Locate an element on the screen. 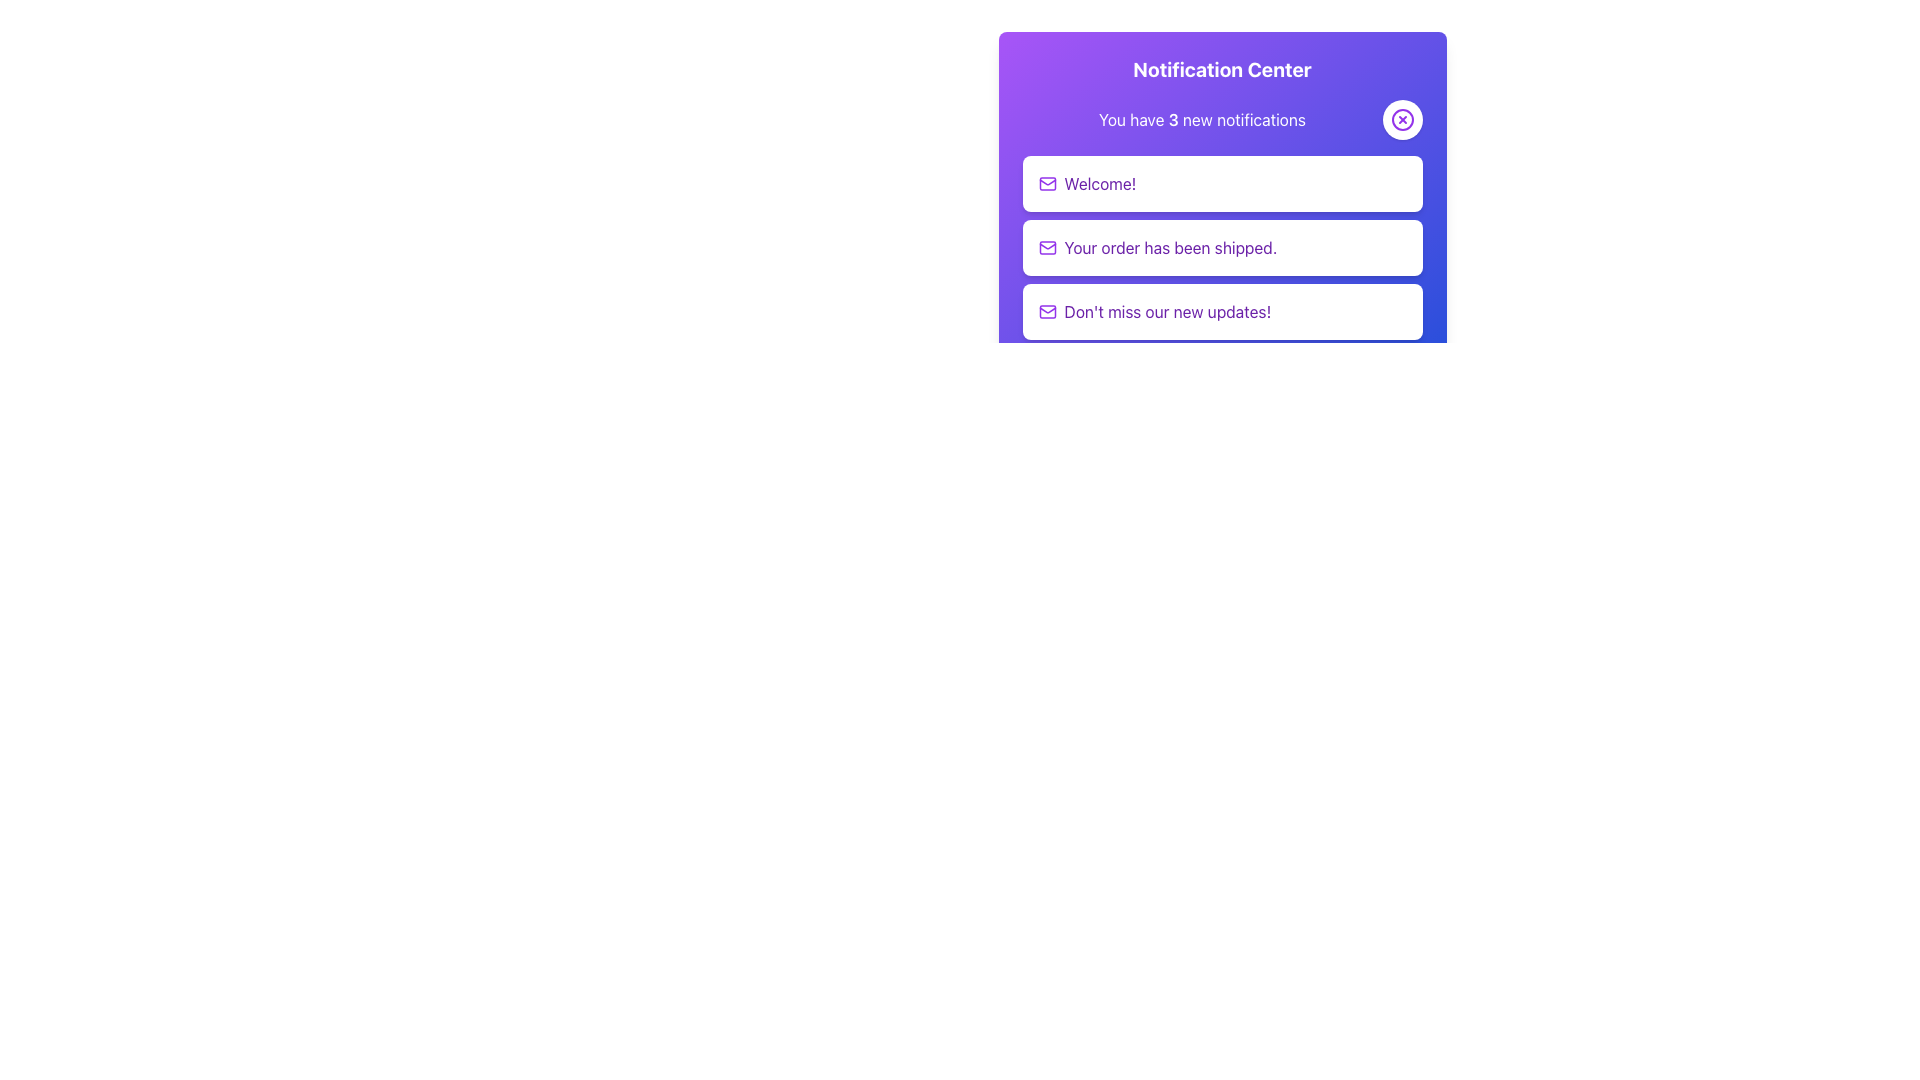 The image size is (1920, 1080). the envelope icon representing an email or message associated with the notification 'Your order has been shipped.' located in the second notification entry is located at coordinates (1046, 246).